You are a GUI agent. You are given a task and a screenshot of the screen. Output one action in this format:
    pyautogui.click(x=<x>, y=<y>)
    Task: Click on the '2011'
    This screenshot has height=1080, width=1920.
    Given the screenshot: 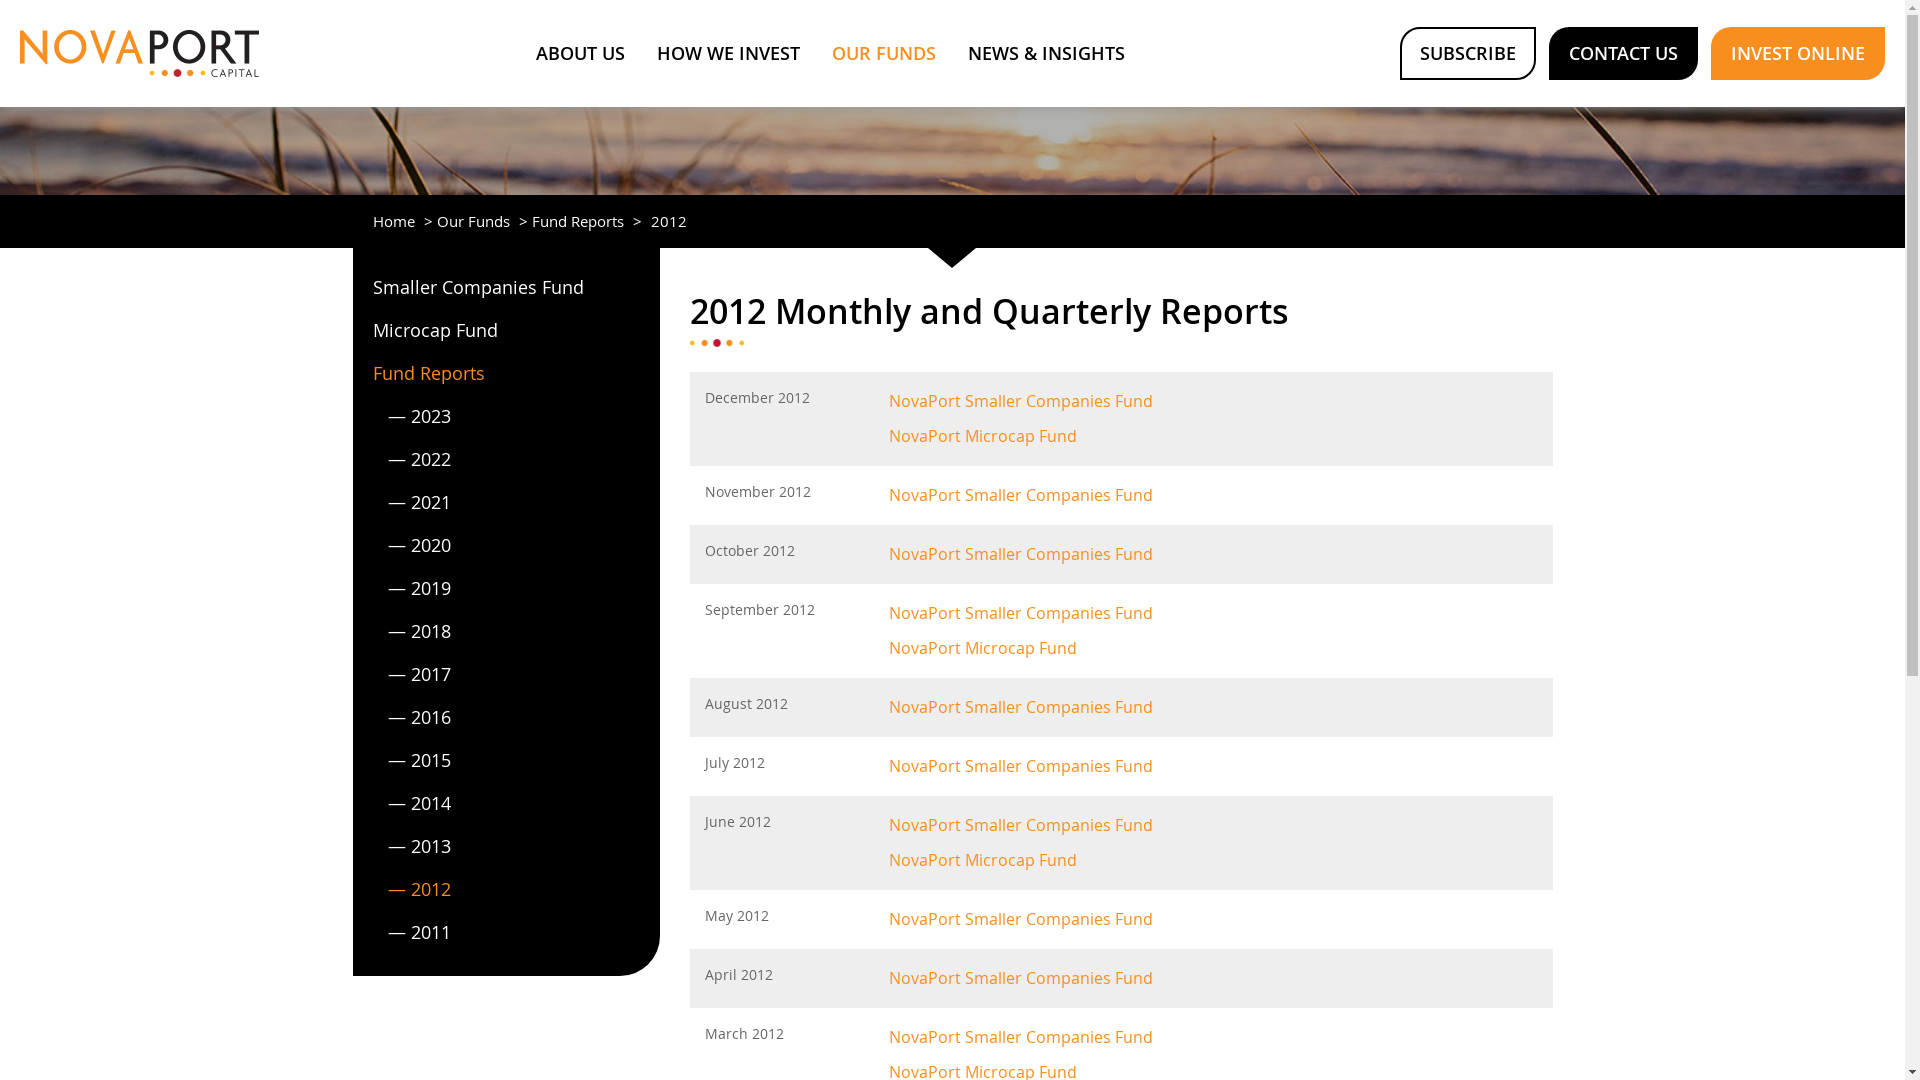 What is the action you would take?
    pyautogui.click(x=505, y=925)
    